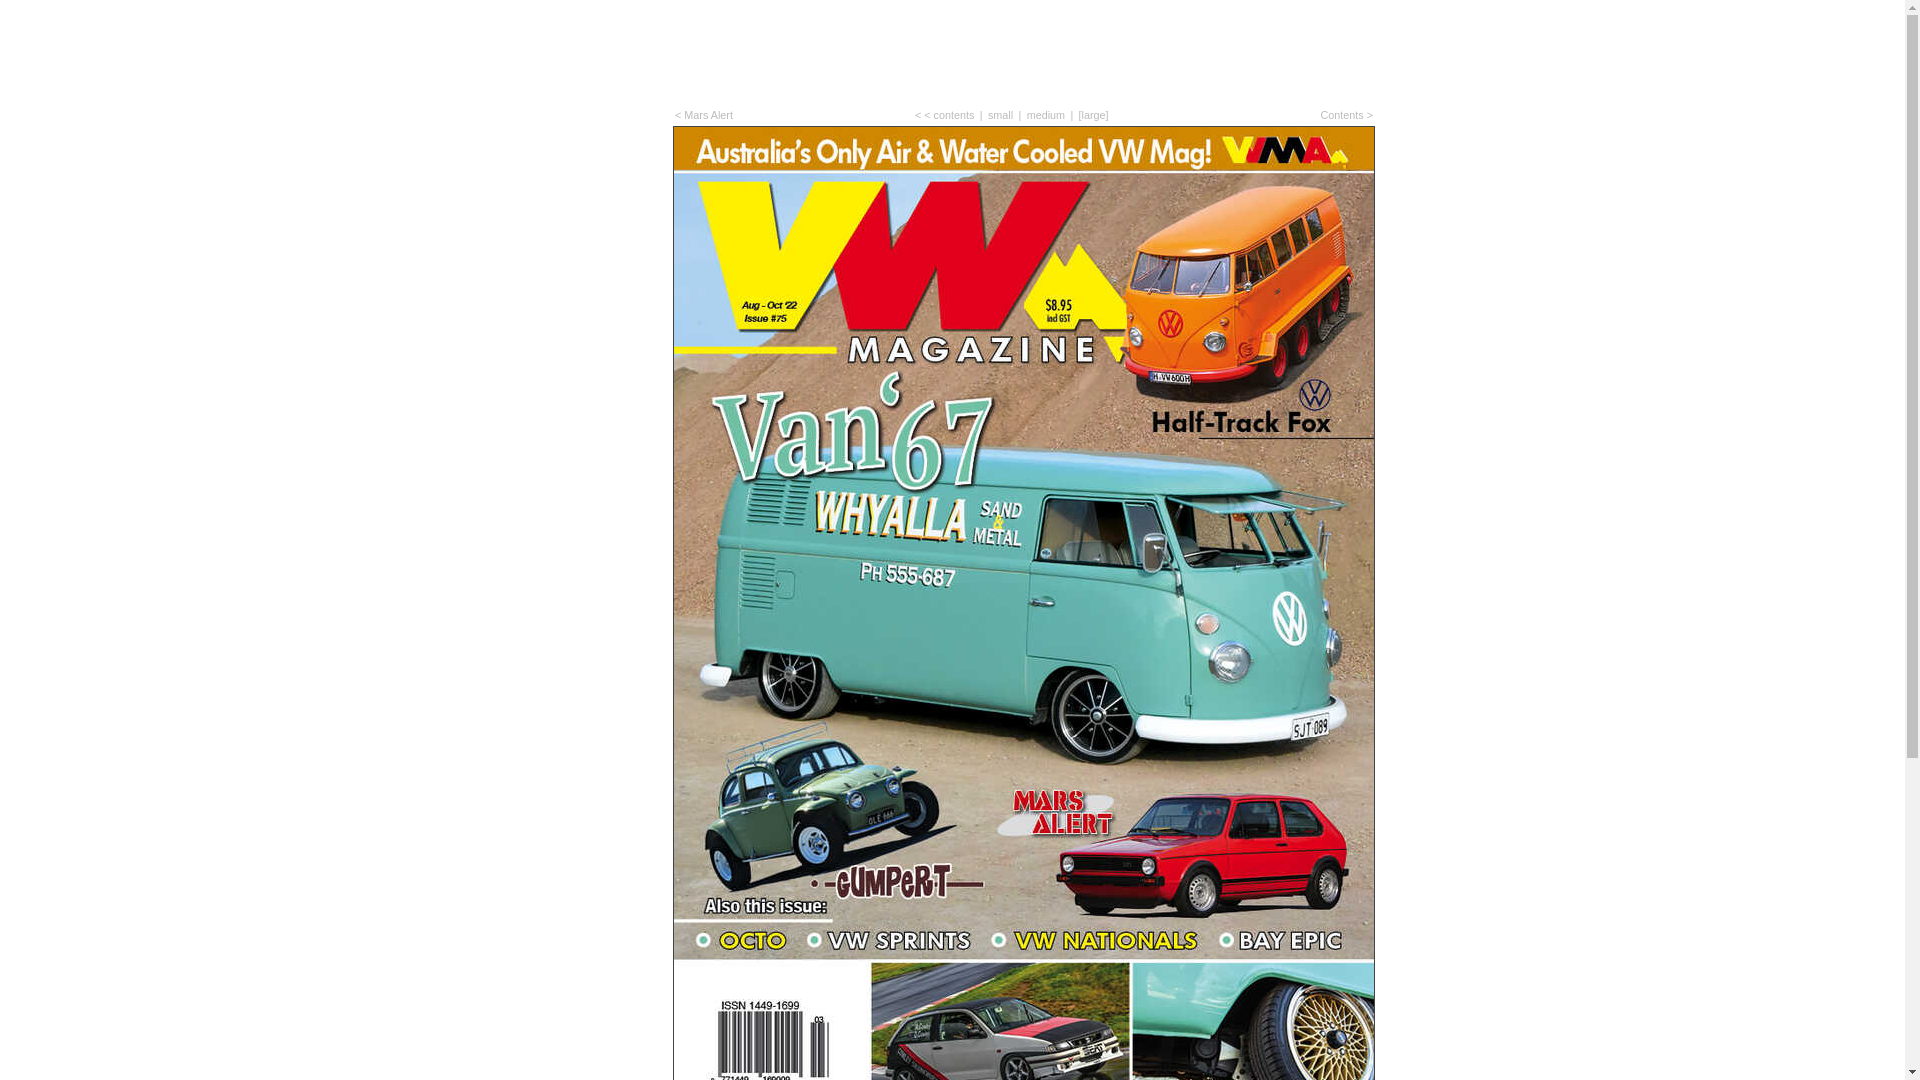  What do you see at coordinates (1093, 115) in the screenshot?
I see `'[large]'` at bounding box center [1093, 115].